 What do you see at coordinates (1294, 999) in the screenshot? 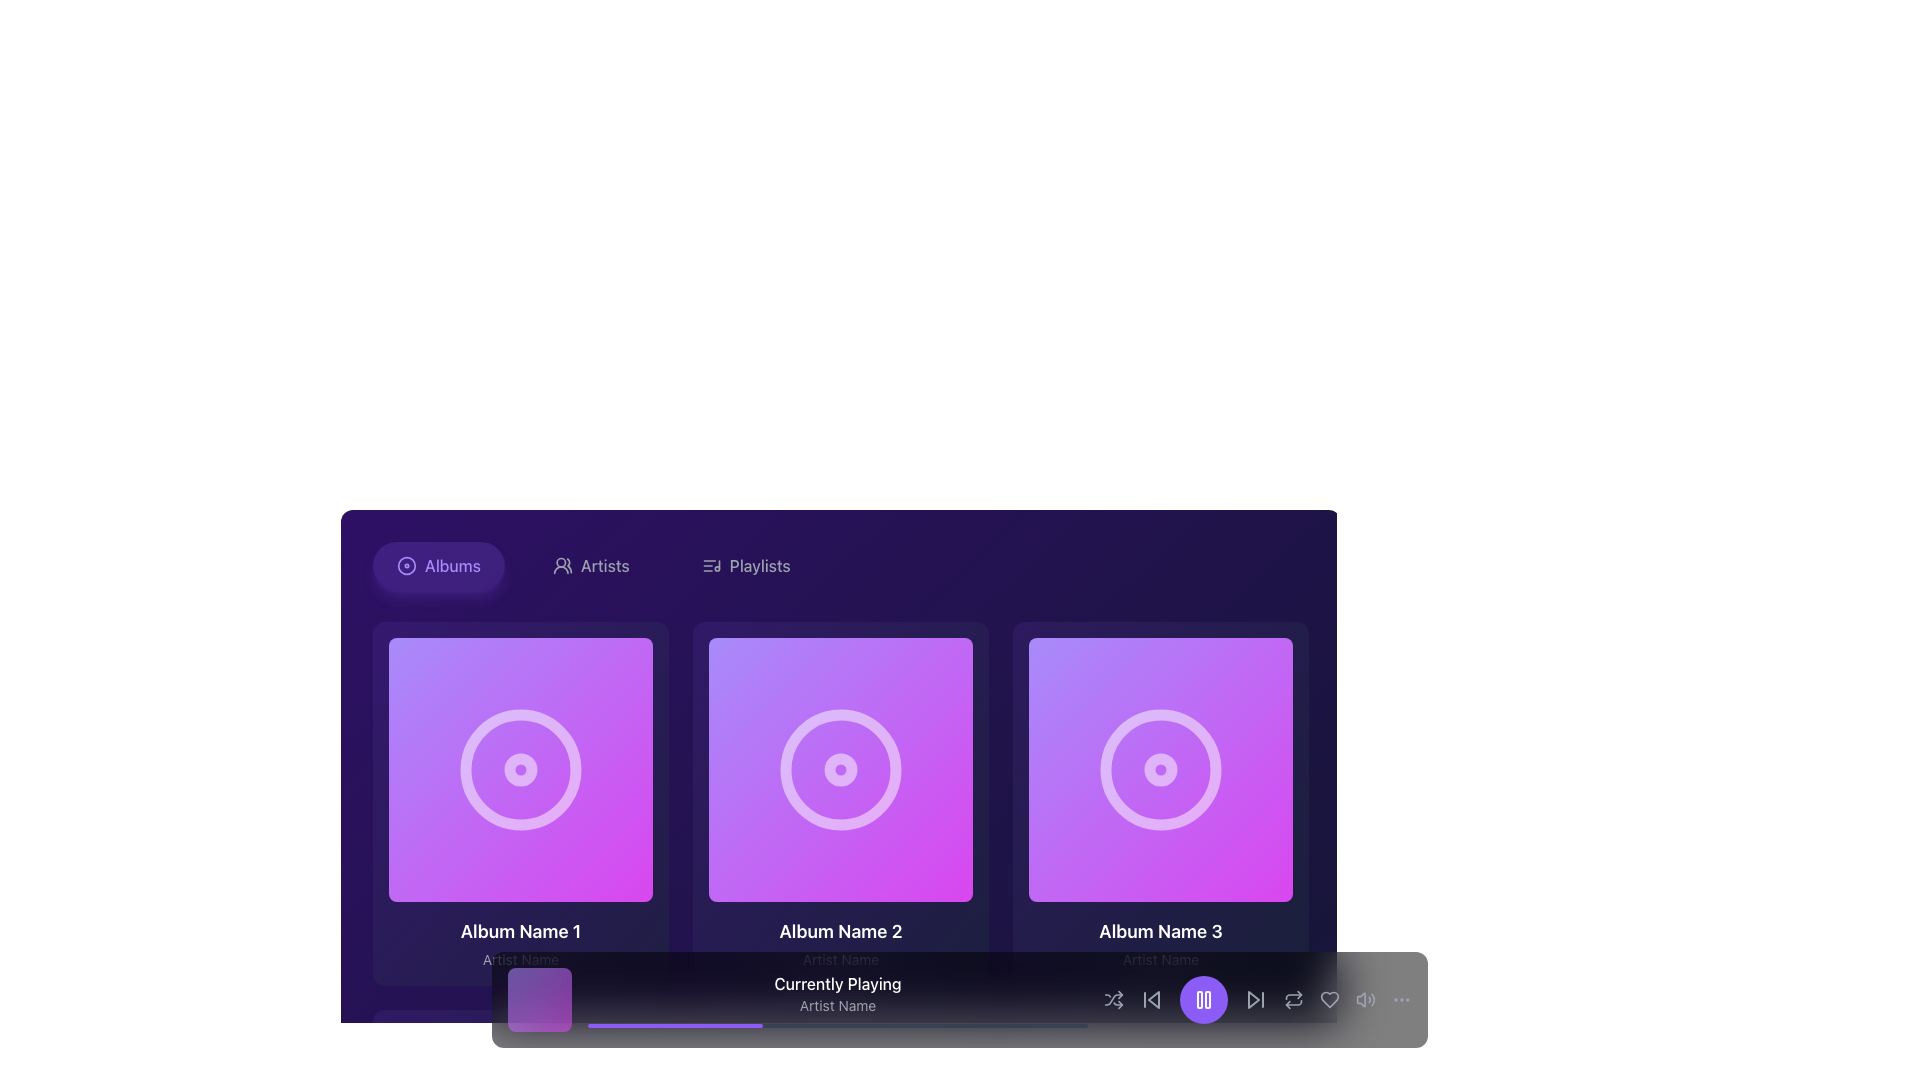
I see `the repeat button icon, which is styled with two arrows forming a circular motion` at bounding box center [1294, 999].